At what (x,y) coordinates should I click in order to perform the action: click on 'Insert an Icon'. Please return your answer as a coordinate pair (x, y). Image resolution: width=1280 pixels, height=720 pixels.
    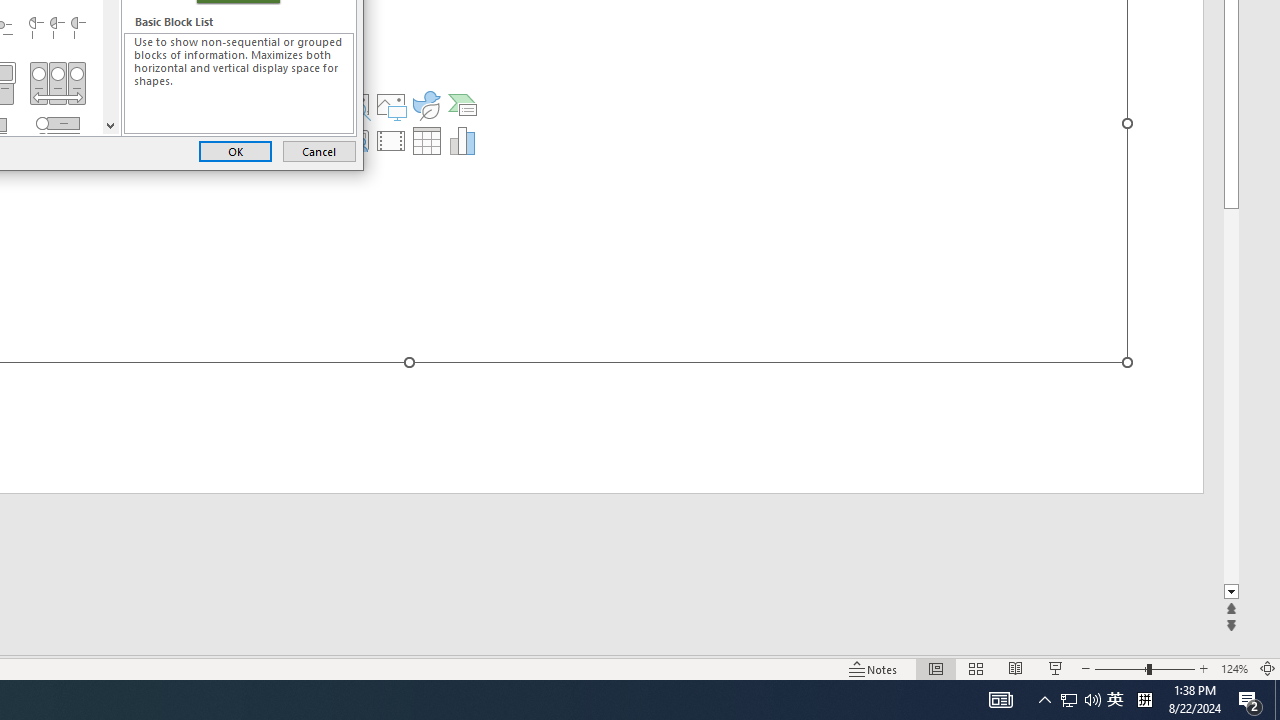
    Looking at the image, I should click on (425, 105).